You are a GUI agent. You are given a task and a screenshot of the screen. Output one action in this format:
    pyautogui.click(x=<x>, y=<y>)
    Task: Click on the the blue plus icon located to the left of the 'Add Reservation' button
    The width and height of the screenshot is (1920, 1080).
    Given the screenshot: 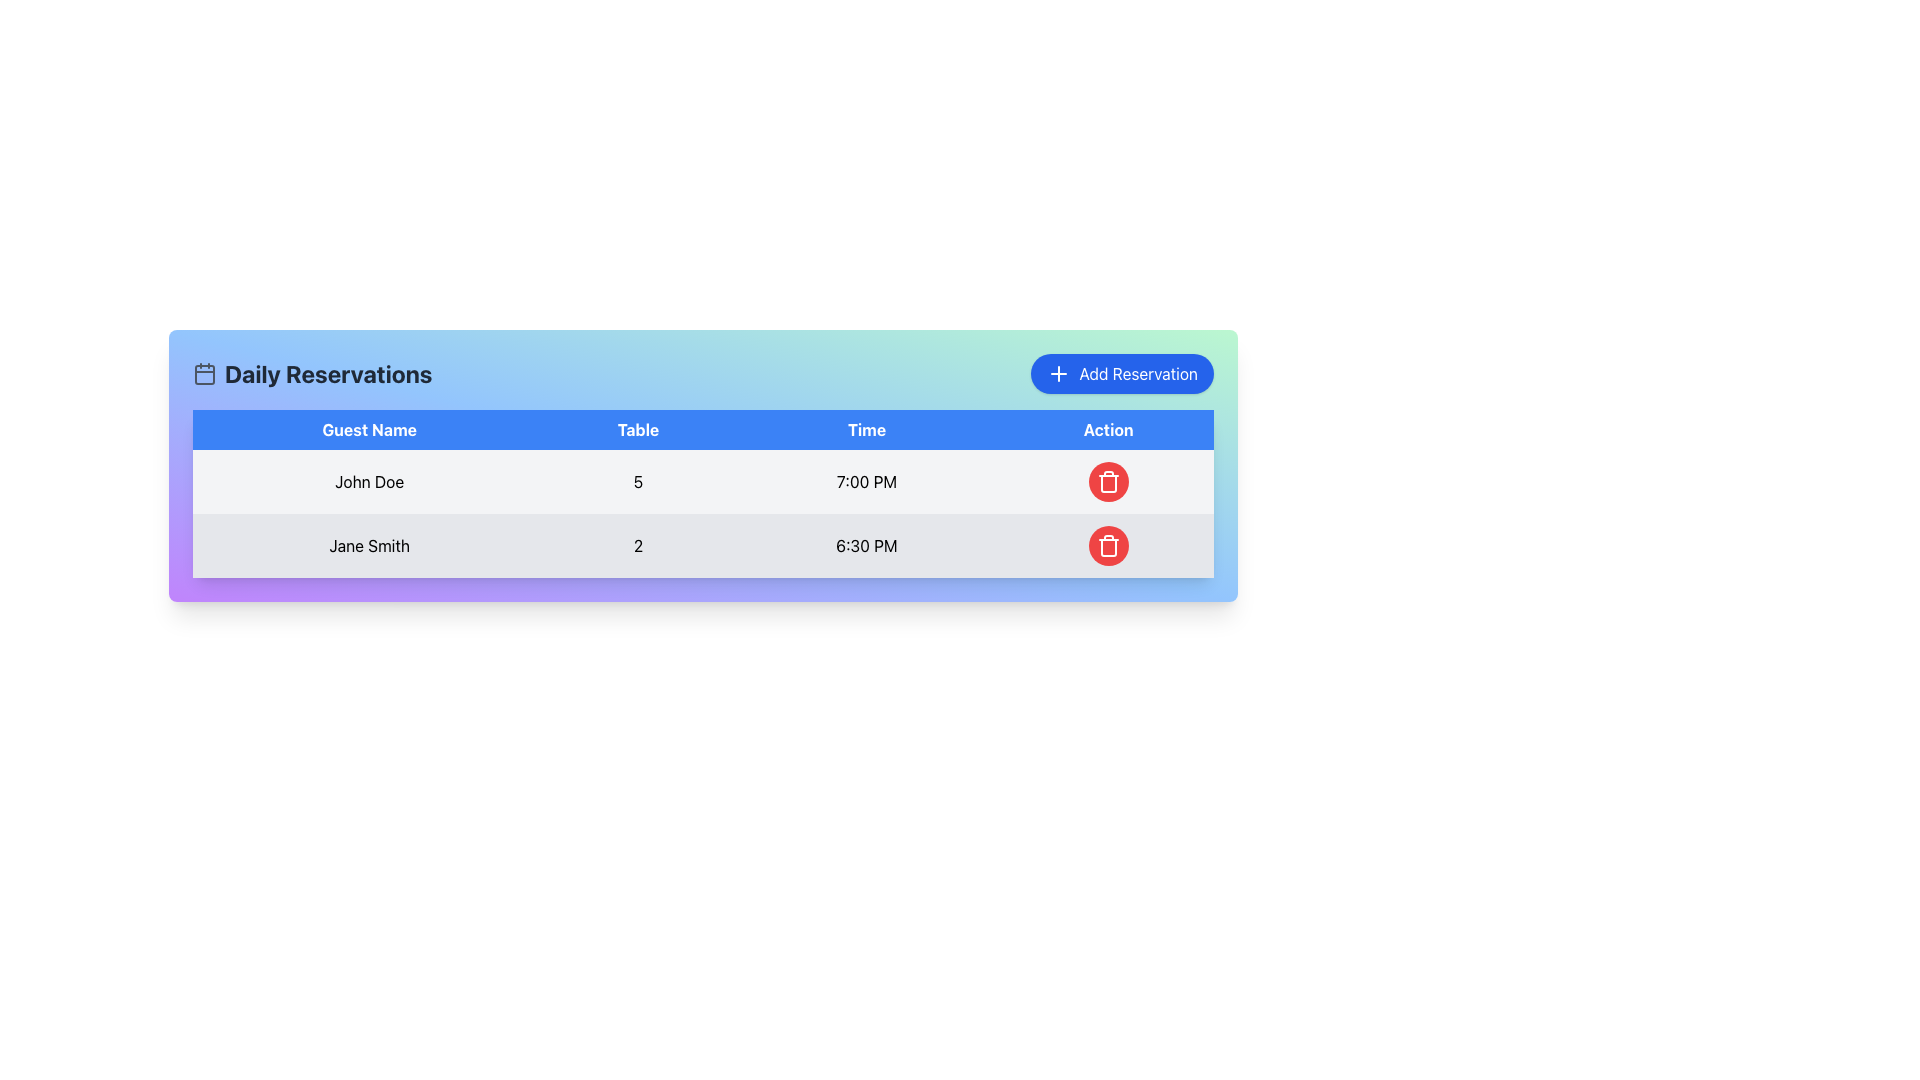 What is the action you would take?
    pyautogui.click(x=1058, y=374)
    